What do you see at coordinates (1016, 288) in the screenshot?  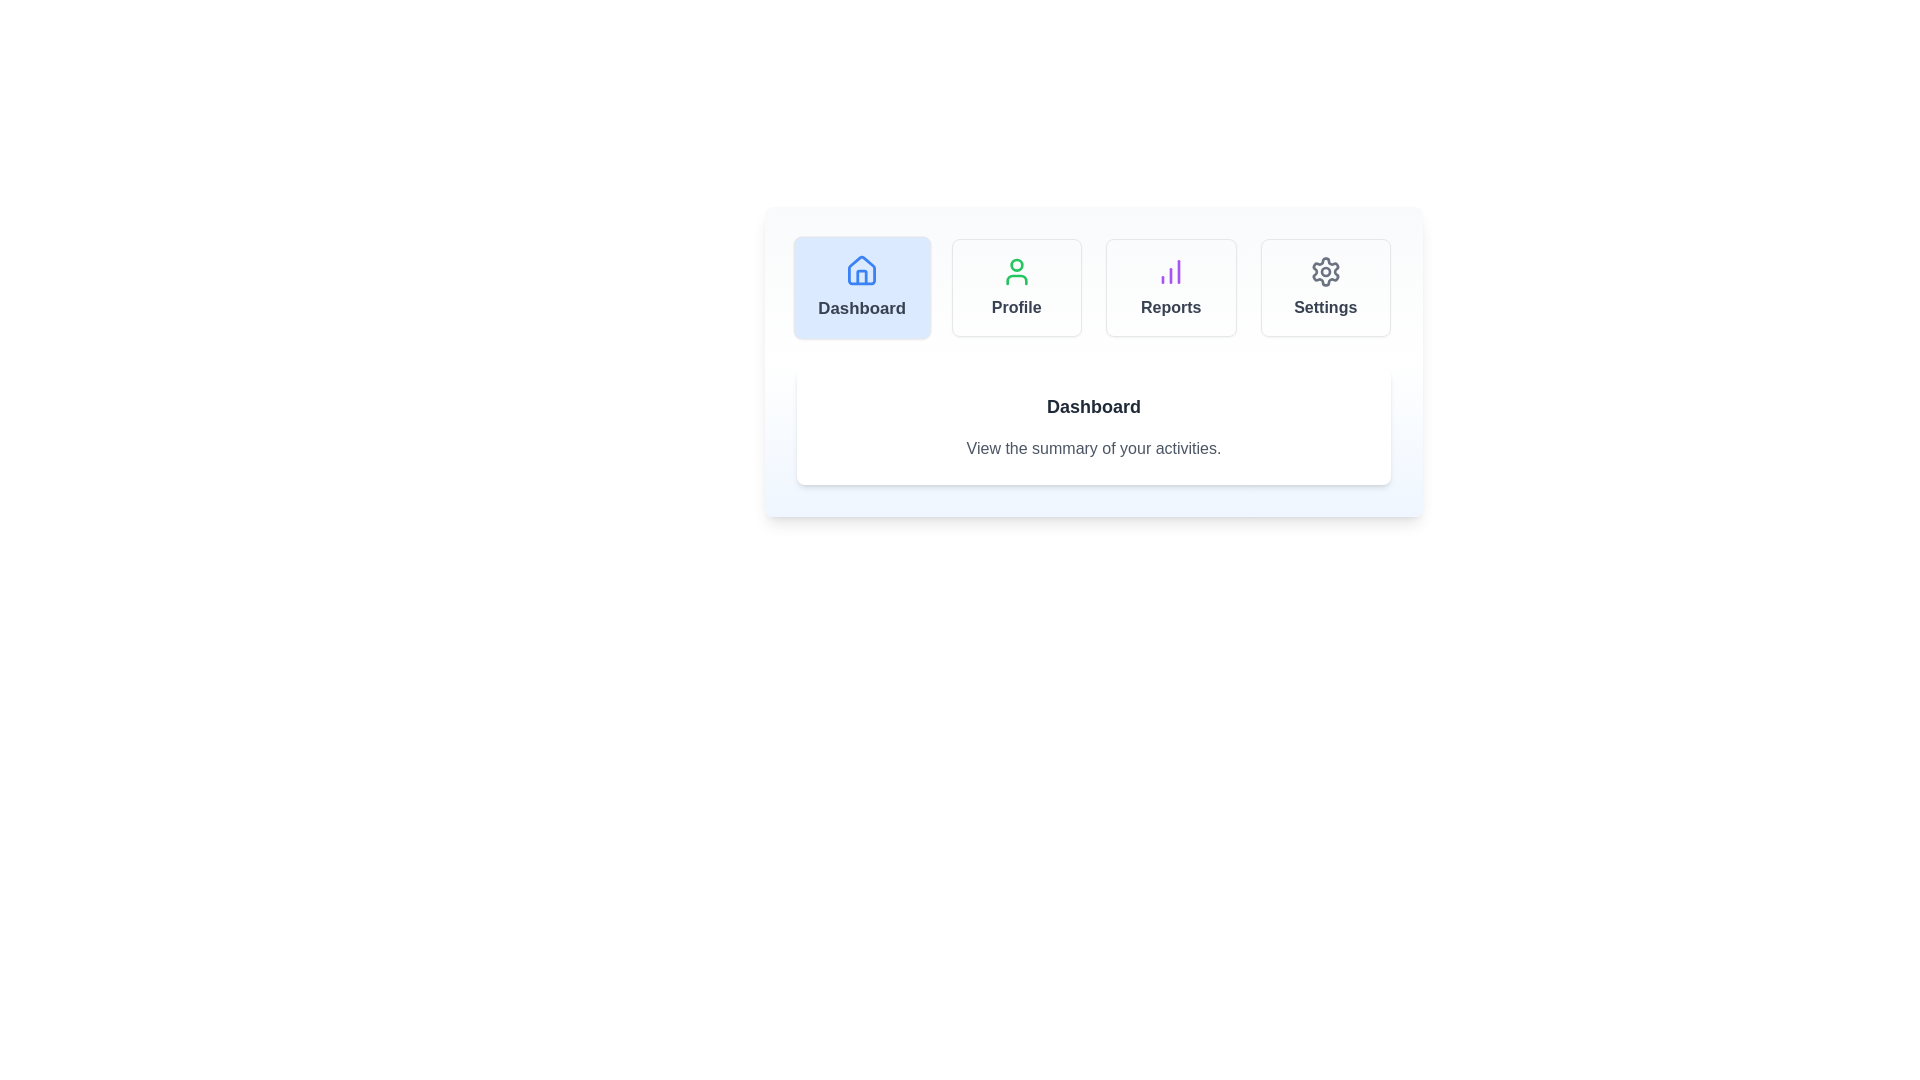 I see `the Profile tab to navigate to it` at bounding box center [1016, 288].